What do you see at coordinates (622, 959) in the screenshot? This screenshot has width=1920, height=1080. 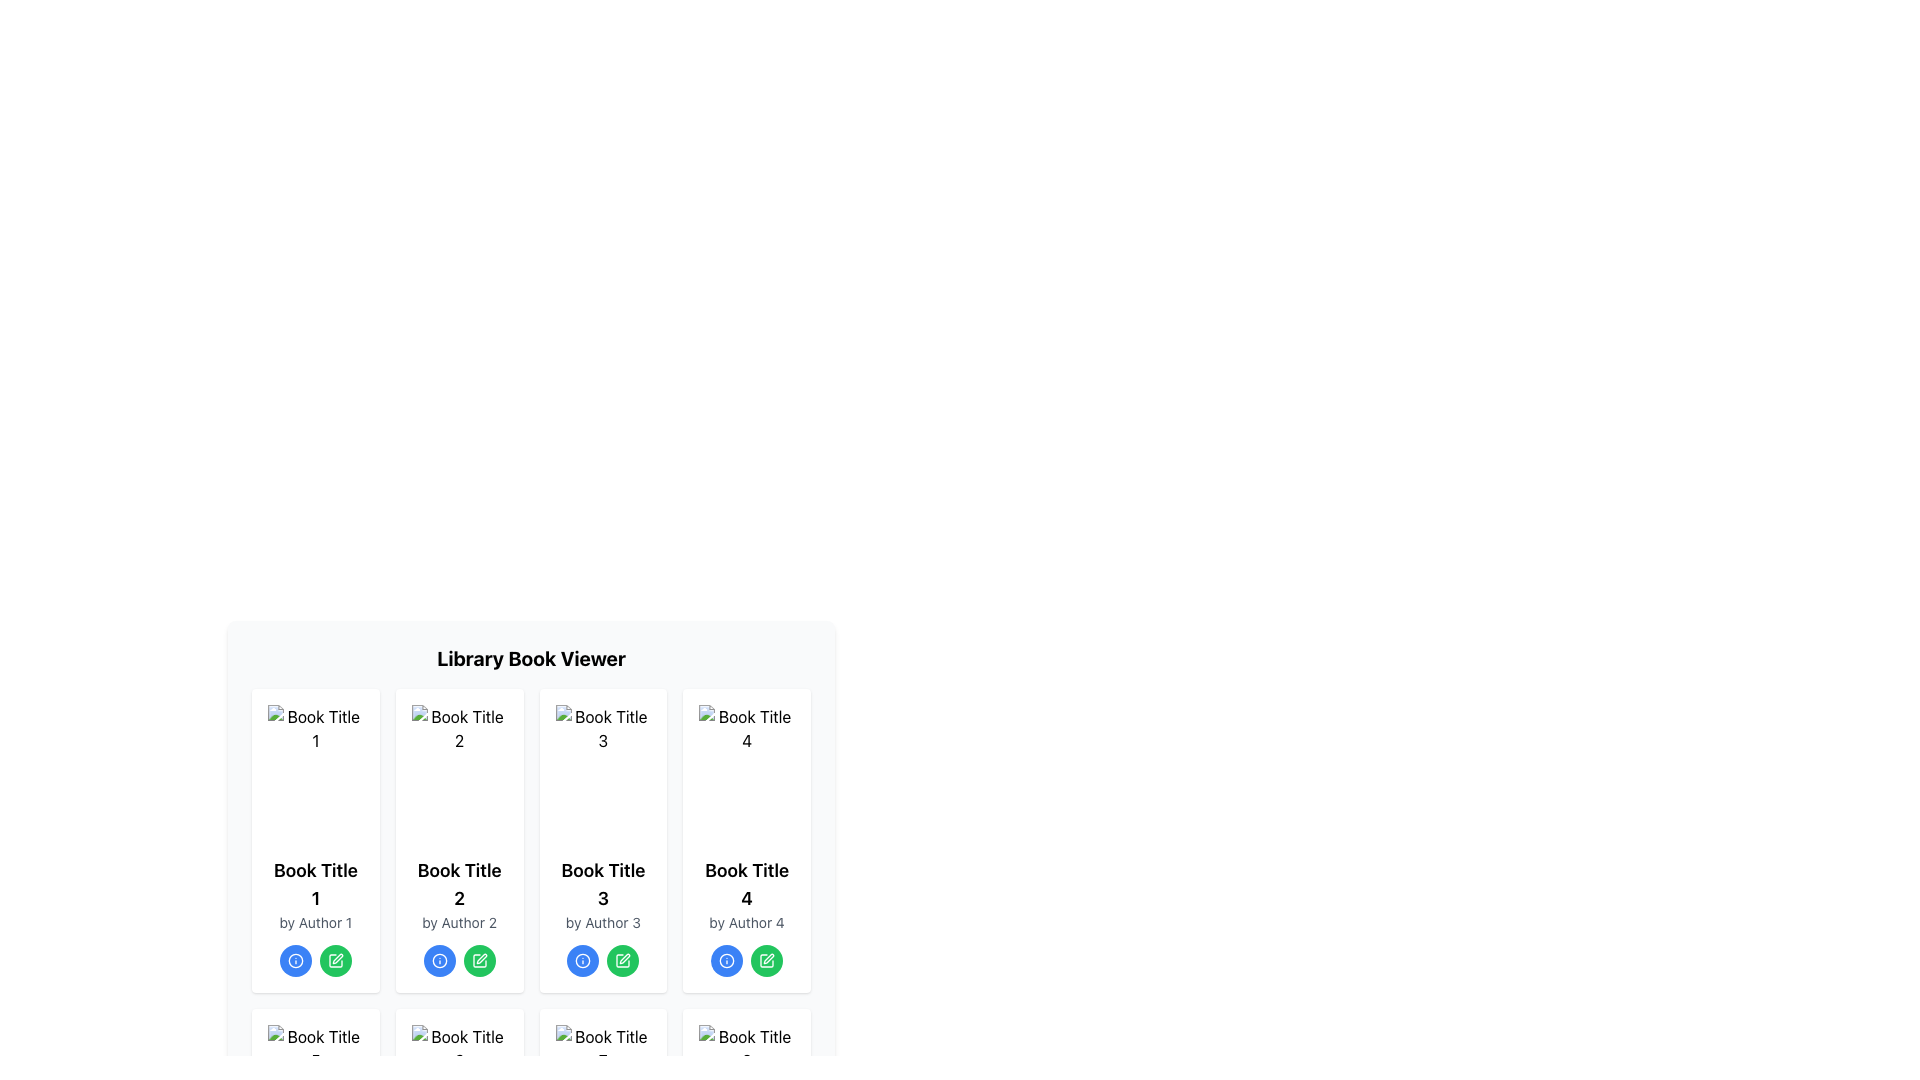 I see `the green circular button with a white pen icon located in the bottom row of controls under 'Book Title 3' in the third card` at bounding box center [622, 959].